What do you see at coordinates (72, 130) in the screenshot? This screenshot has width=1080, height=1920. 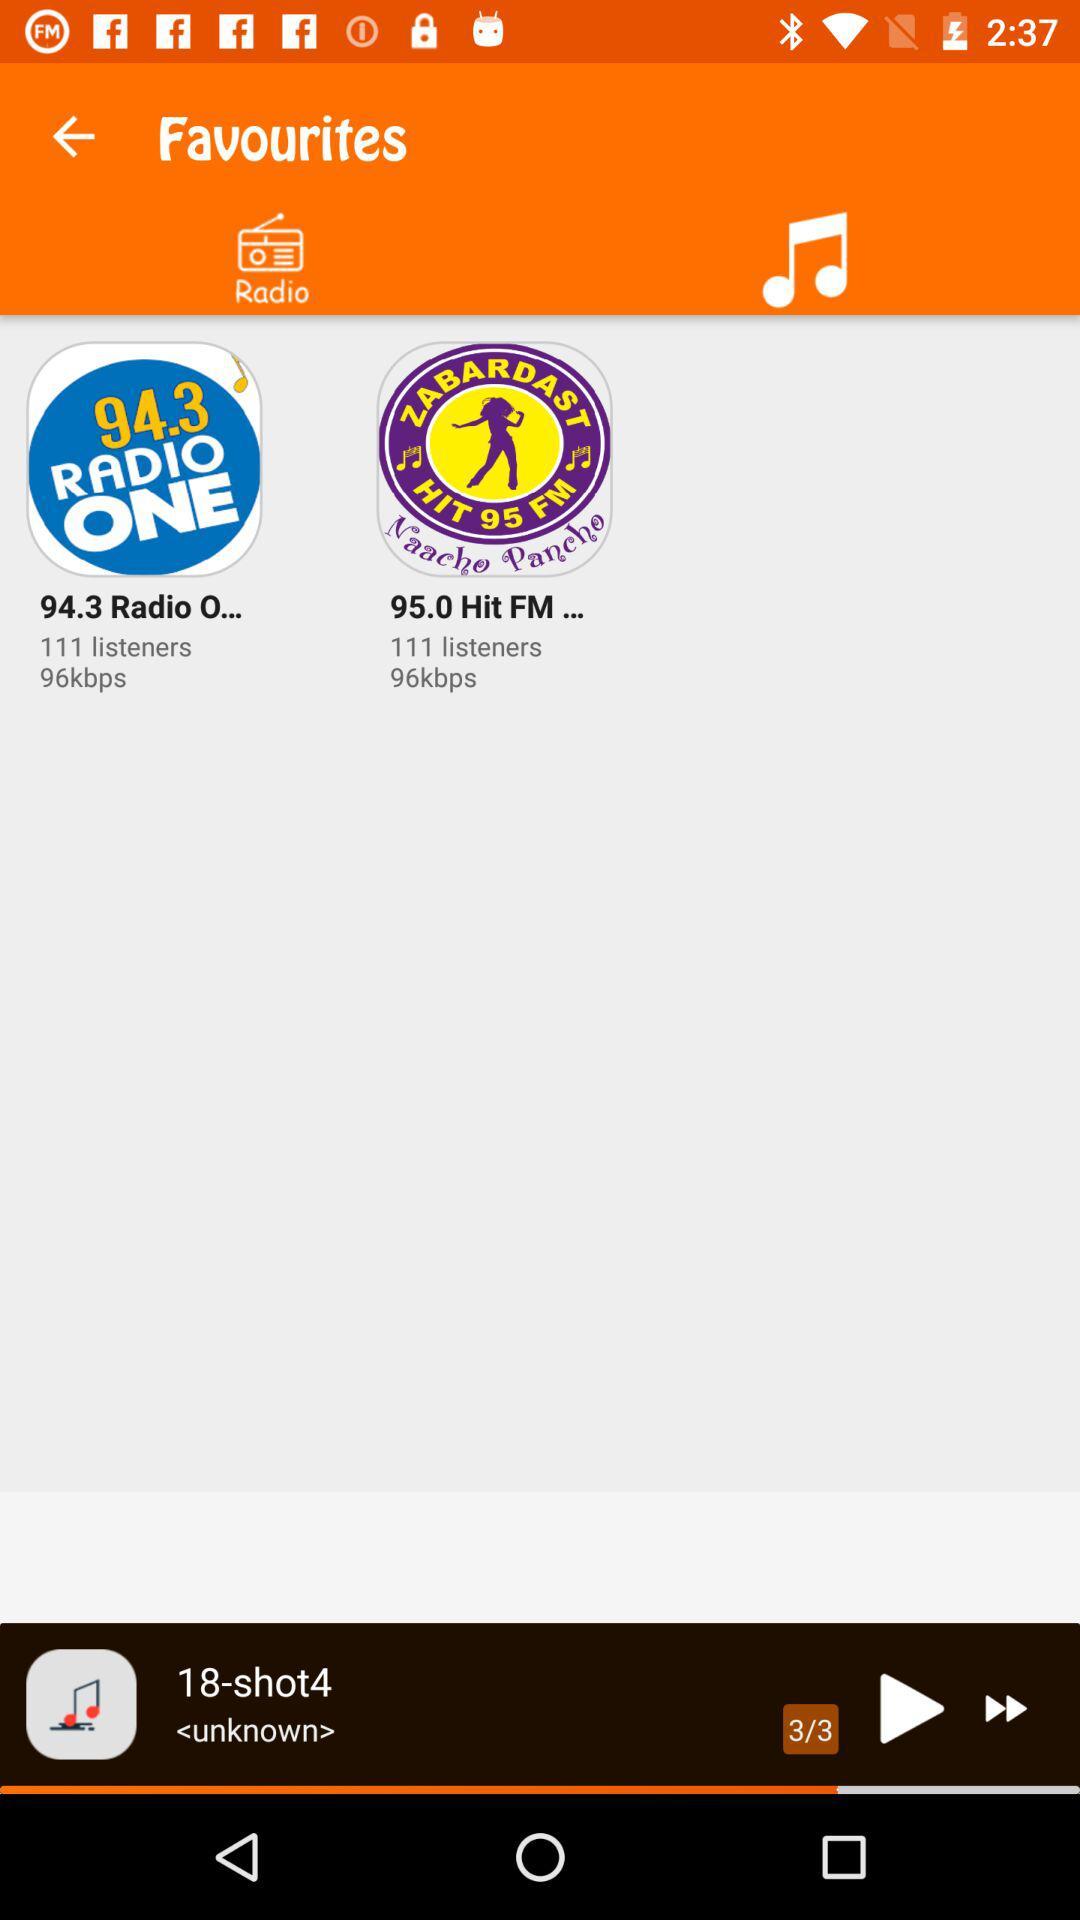 I see `icon next to the favourites` at bounding box center [72, 130].